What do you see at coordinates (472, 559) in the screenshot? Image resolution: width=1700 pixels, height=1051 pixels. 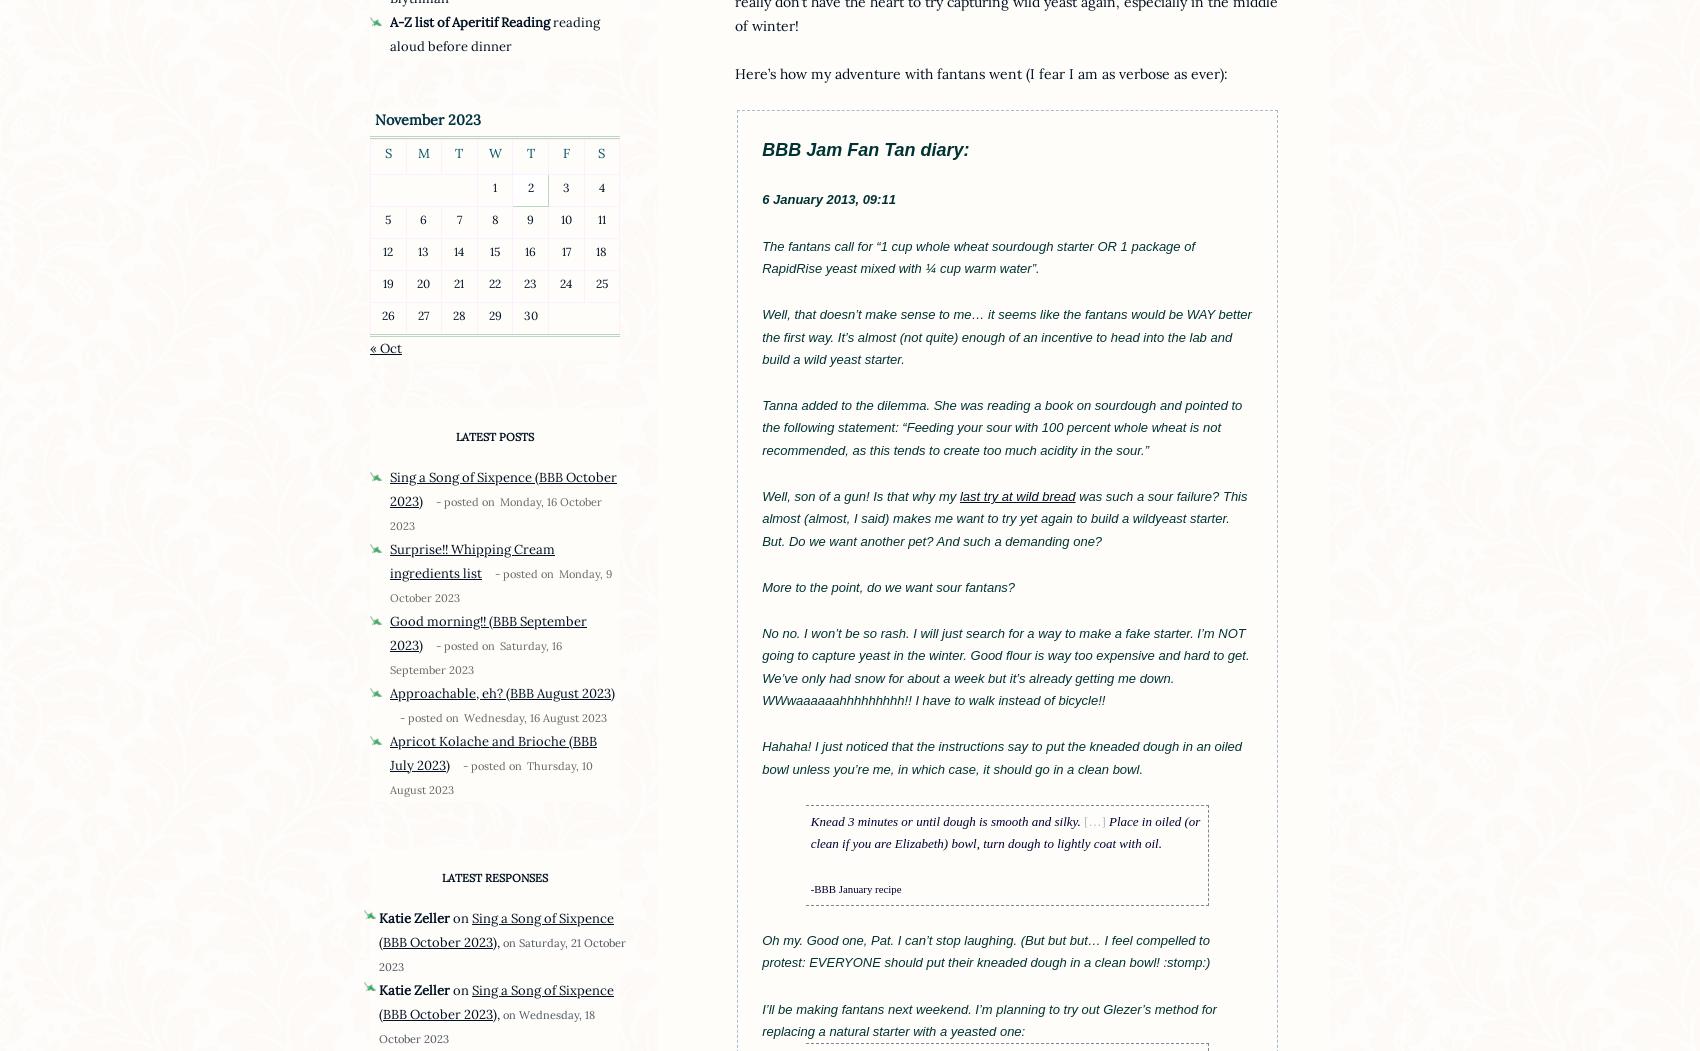 I see `'Surprise!! Whipping Cream ingredients list'` at bounding box center [472, 559].